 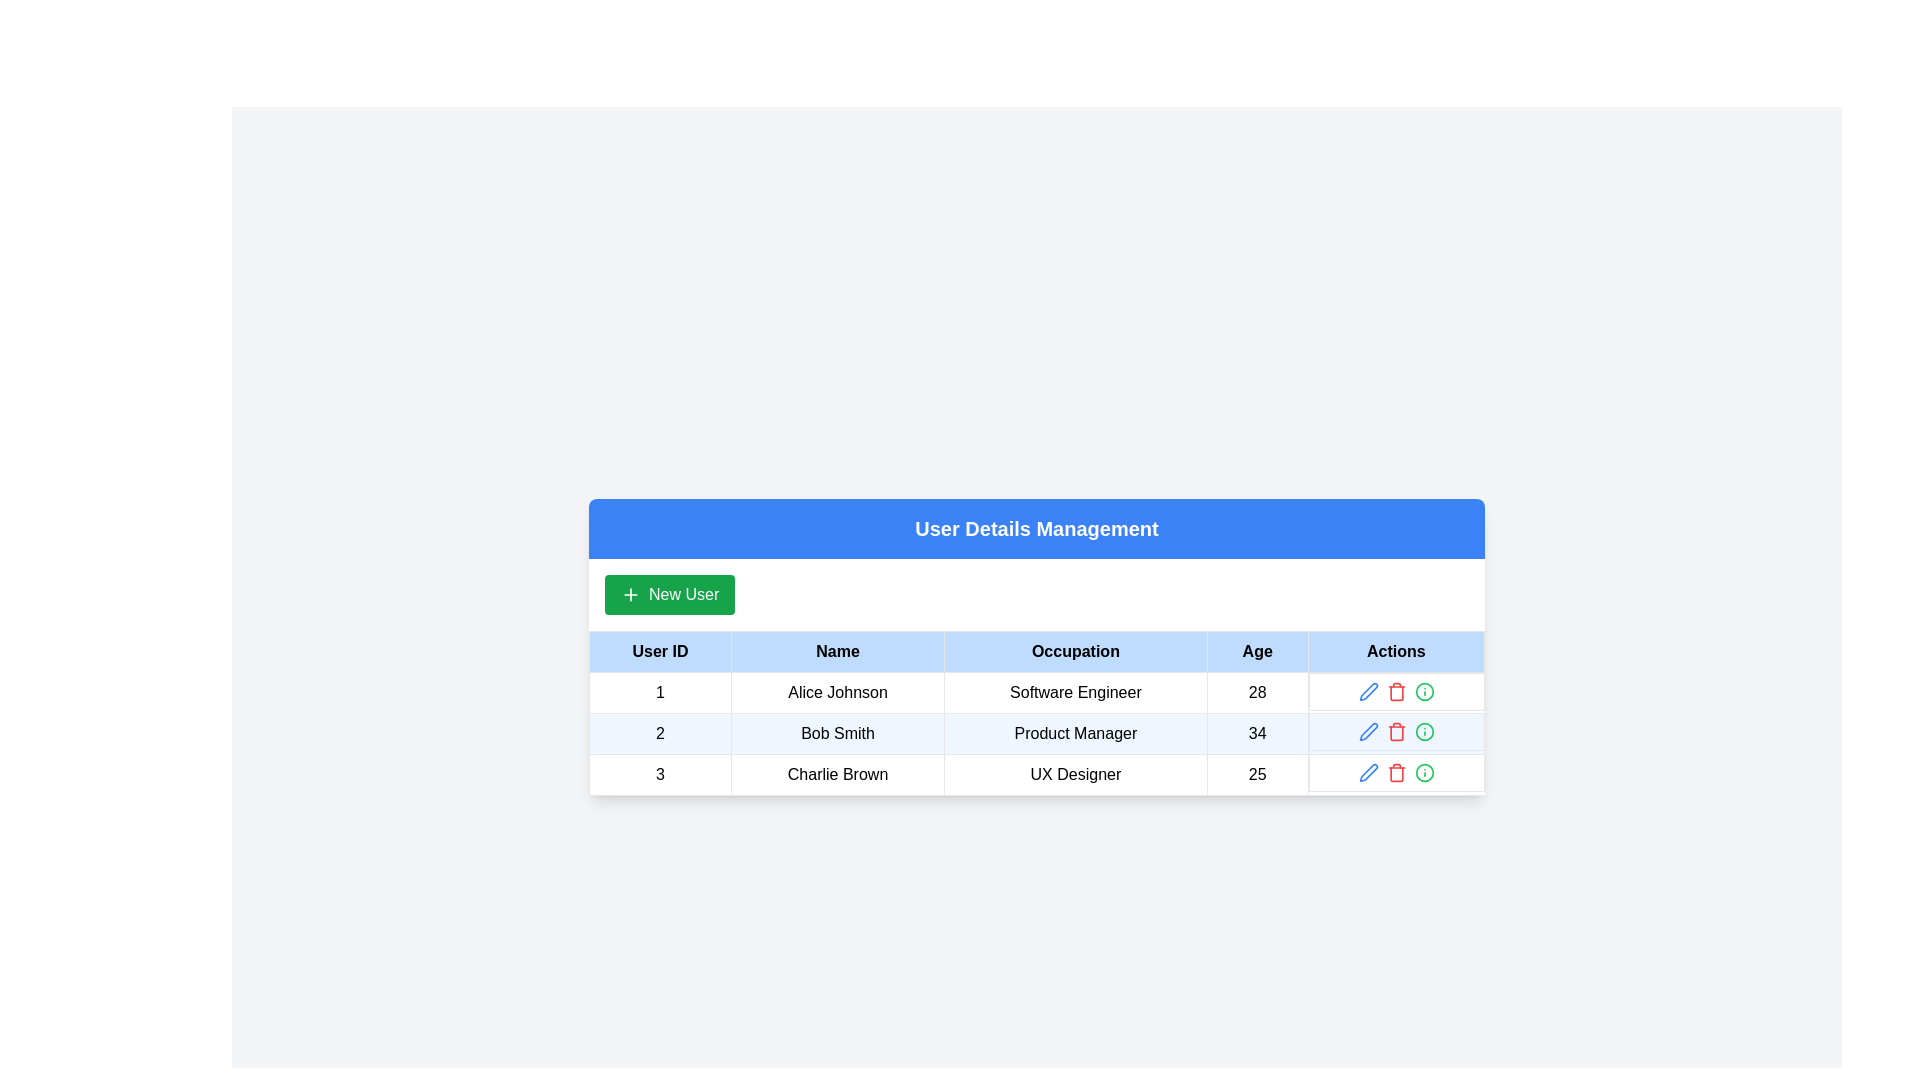 What do you see at coordinates (1036, 732) in the screenshot?
I see `the table row representing user 'Bob Smith', which is styled with a light blue background and contains details such as 'Product Manager' and age '34'` at bounding box center [1036, 732].